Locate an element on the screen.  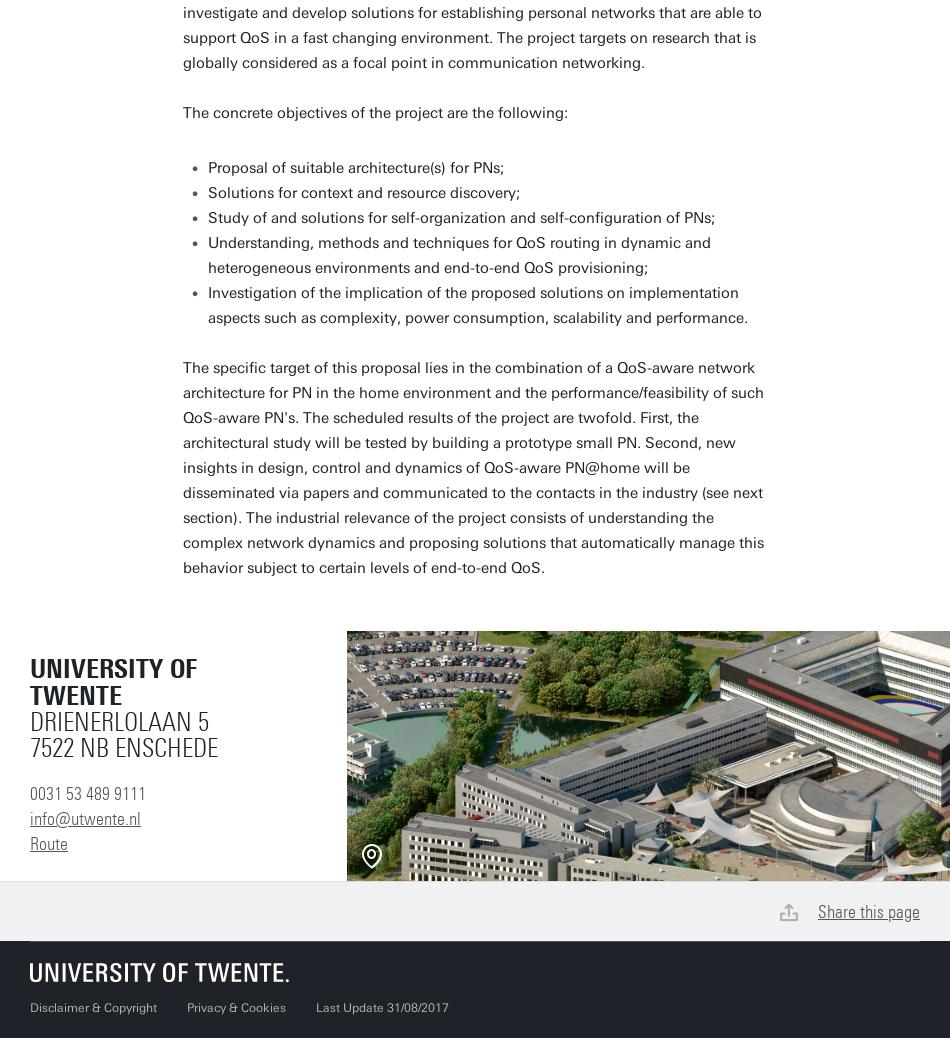
'Proposal of suitable architecture(s) for PNs;' is located at coordinates (354, 166).